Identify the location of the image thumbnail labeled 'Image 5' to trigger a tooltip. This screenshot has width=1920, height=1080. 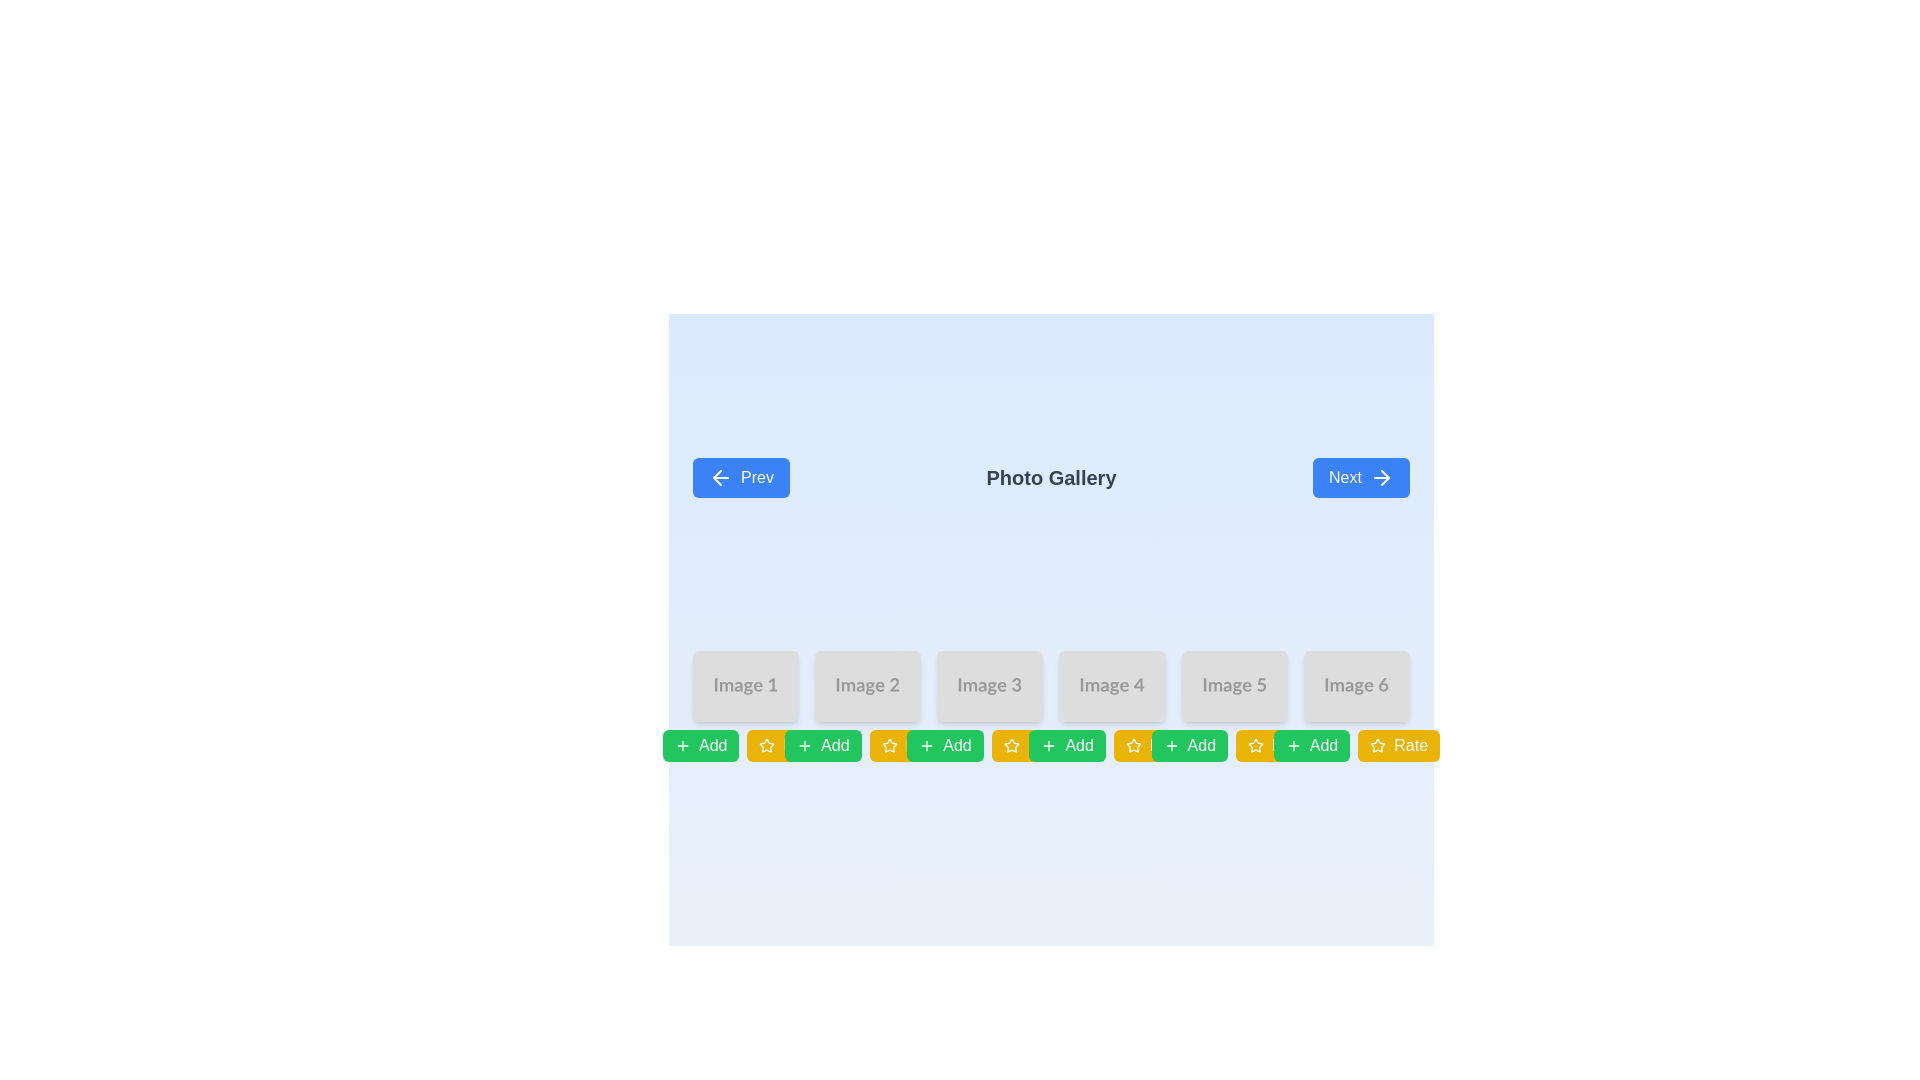
(1233, 685).